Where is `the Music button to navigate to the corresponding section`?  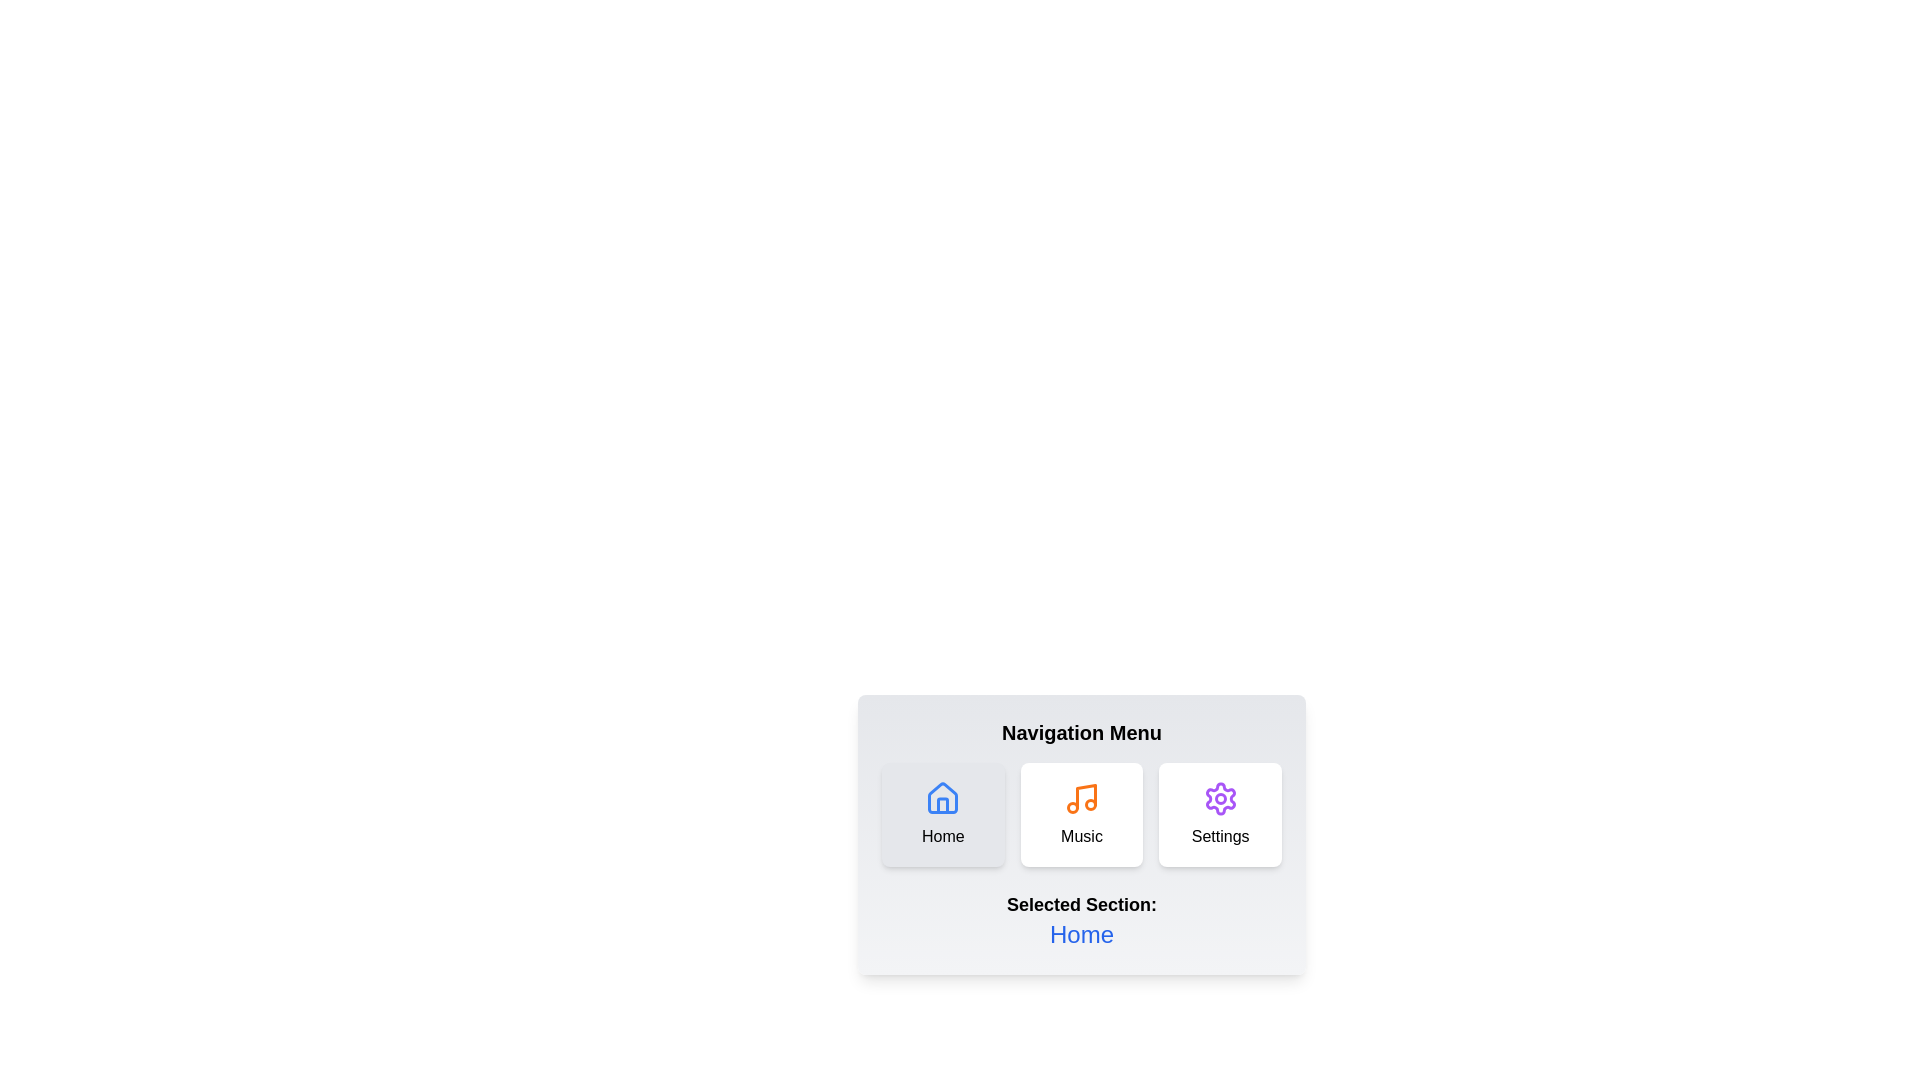 the Music button to navigate to the corresponding section is located at coordinates (1080, 814).